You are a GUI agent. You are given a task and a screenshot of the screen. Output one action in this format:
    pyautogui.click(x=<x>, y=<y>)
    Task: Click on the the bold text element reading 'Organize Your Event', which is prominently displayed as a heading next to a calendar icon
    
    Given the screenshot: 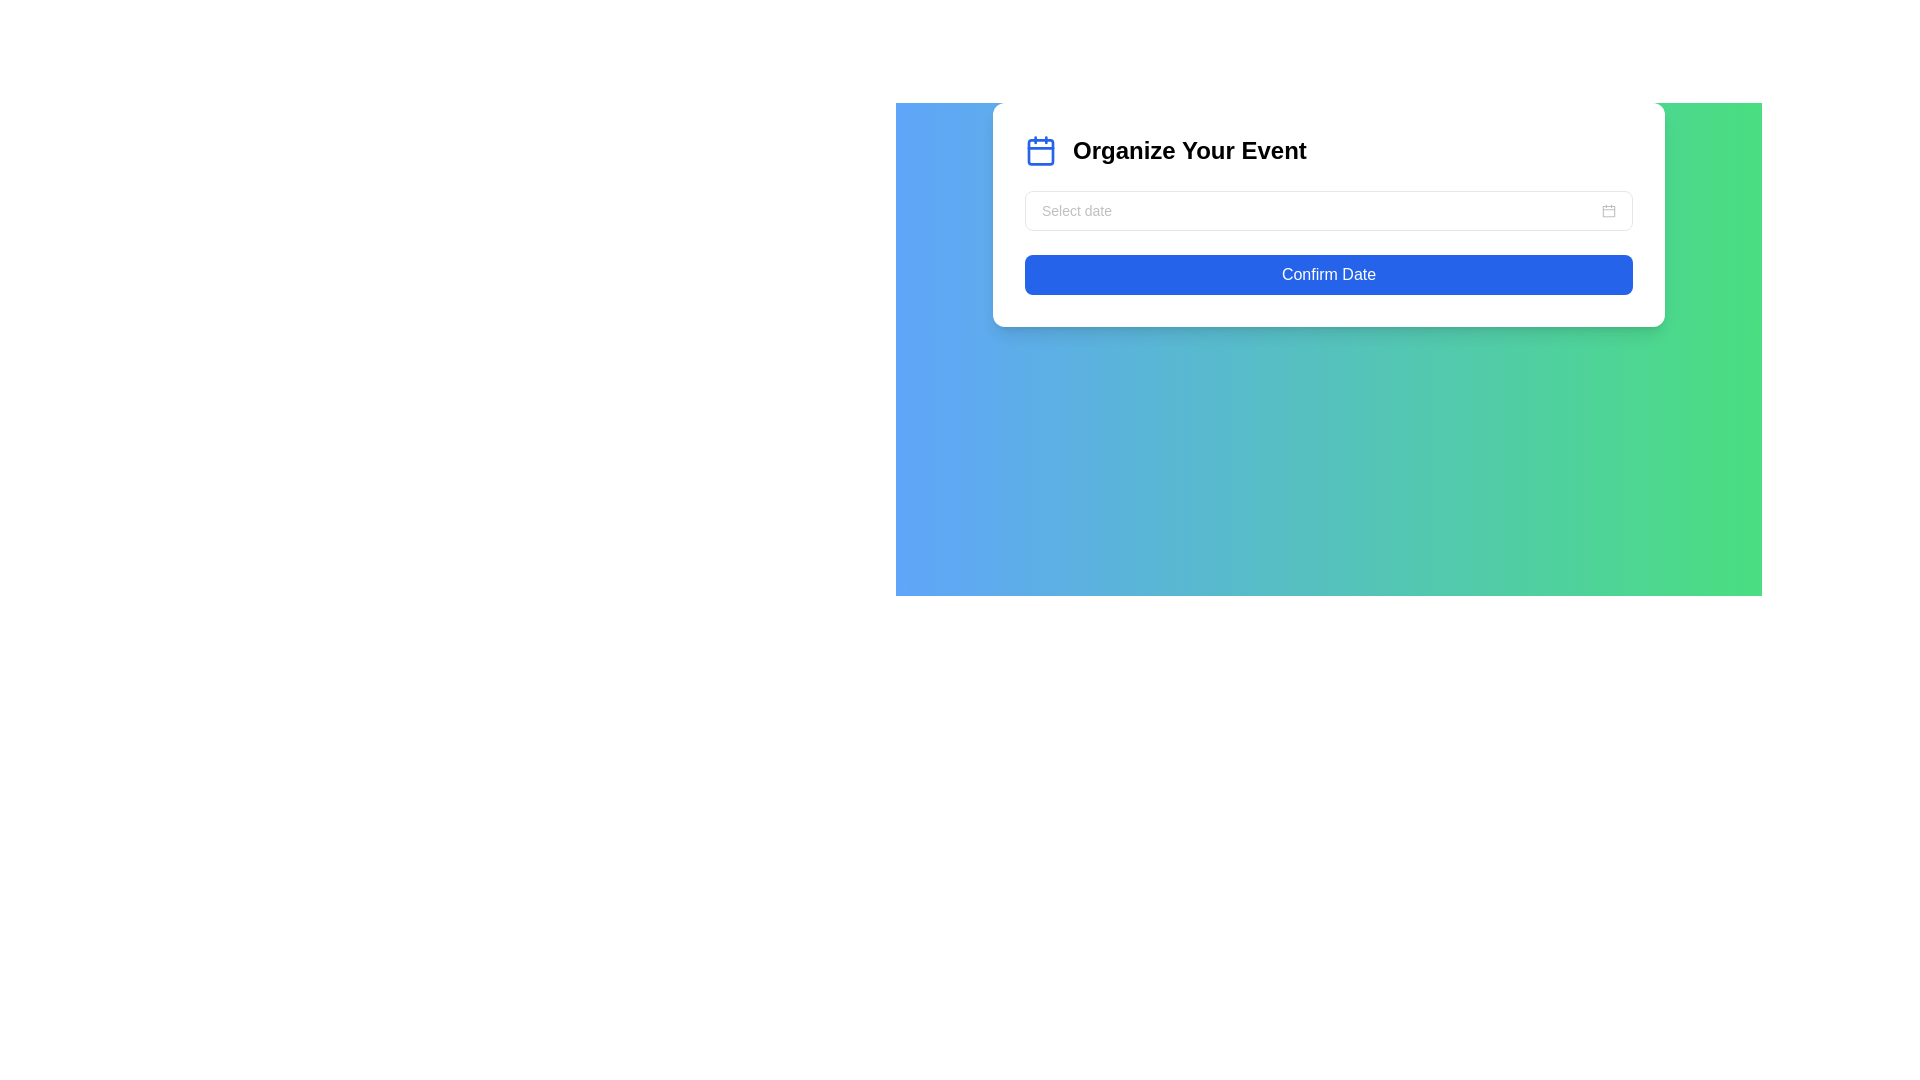 What is the action you would take?
    pyautogui.click(x=1190, y=149)
    